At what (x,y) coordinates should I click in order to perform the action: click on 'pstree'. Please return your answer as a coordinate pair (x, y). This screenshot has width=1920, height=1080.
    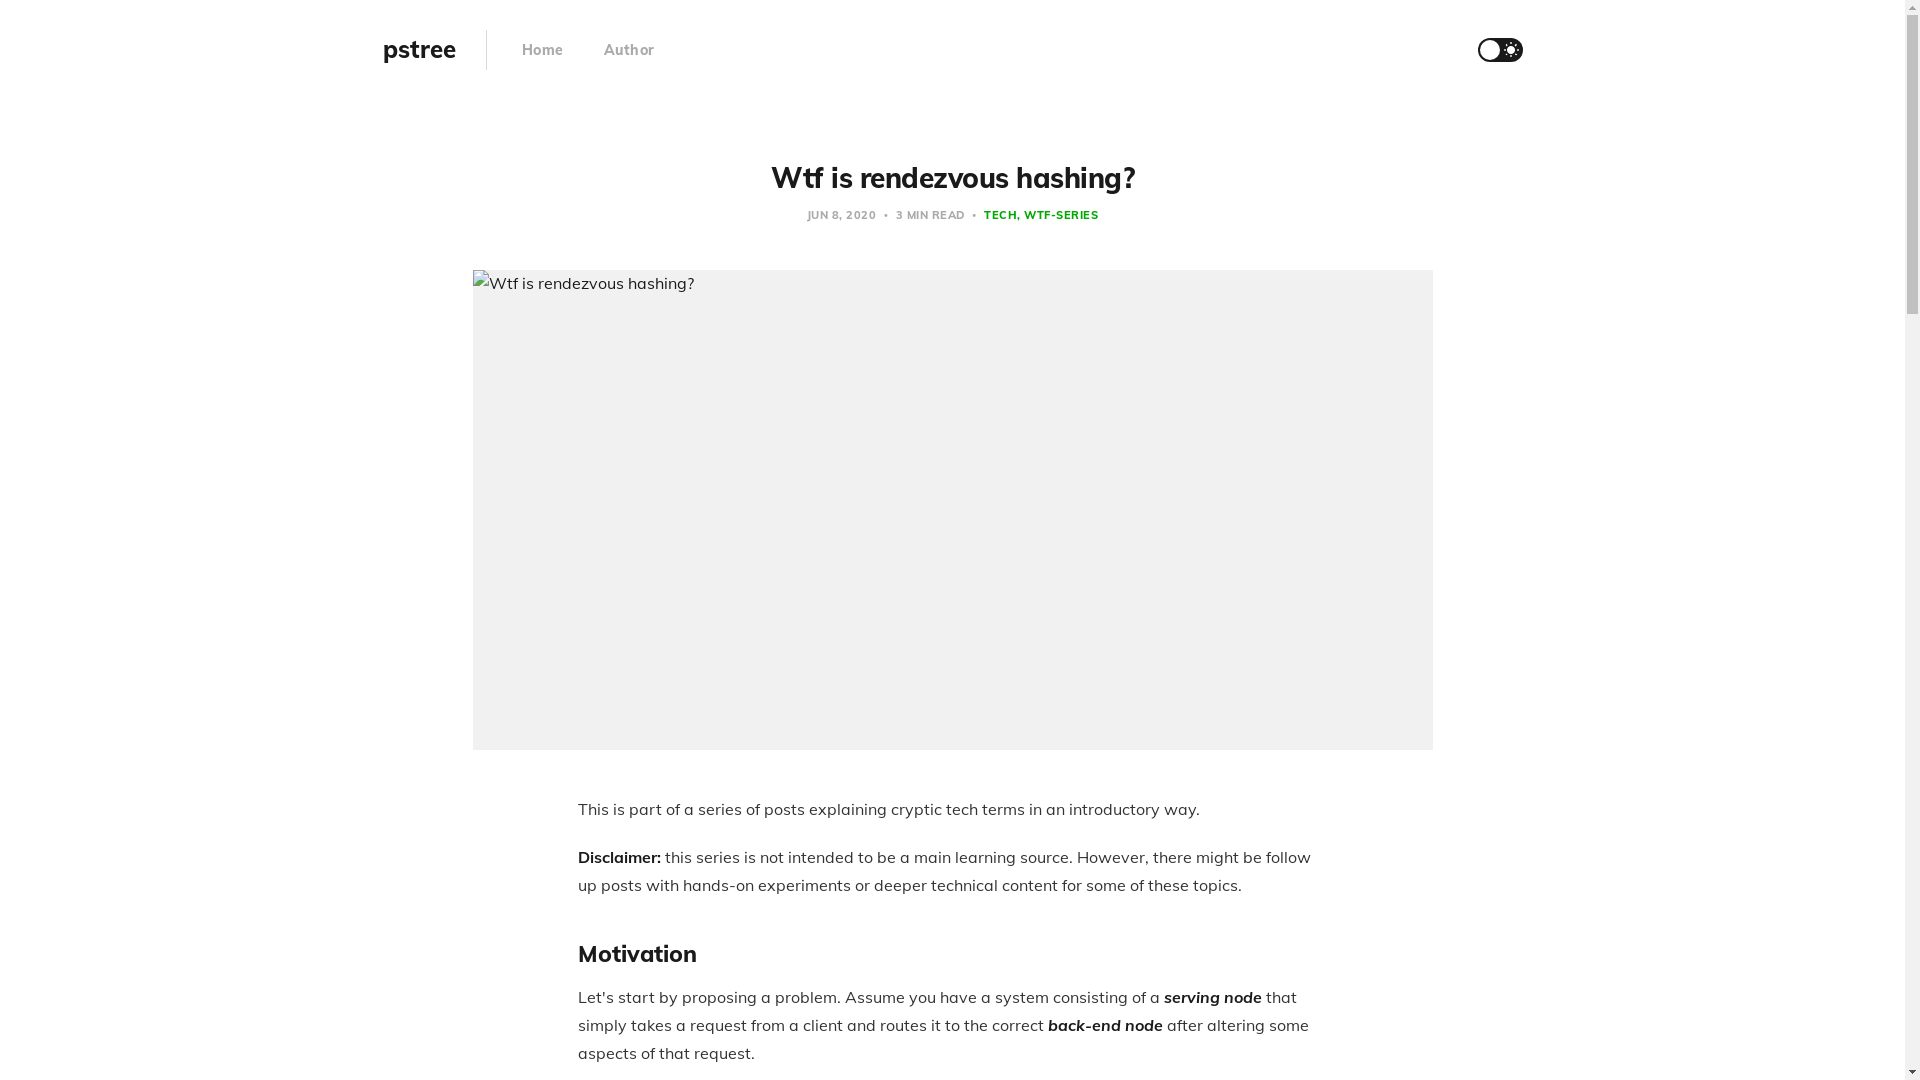
    Looking at the image, I should click on (417, 49).